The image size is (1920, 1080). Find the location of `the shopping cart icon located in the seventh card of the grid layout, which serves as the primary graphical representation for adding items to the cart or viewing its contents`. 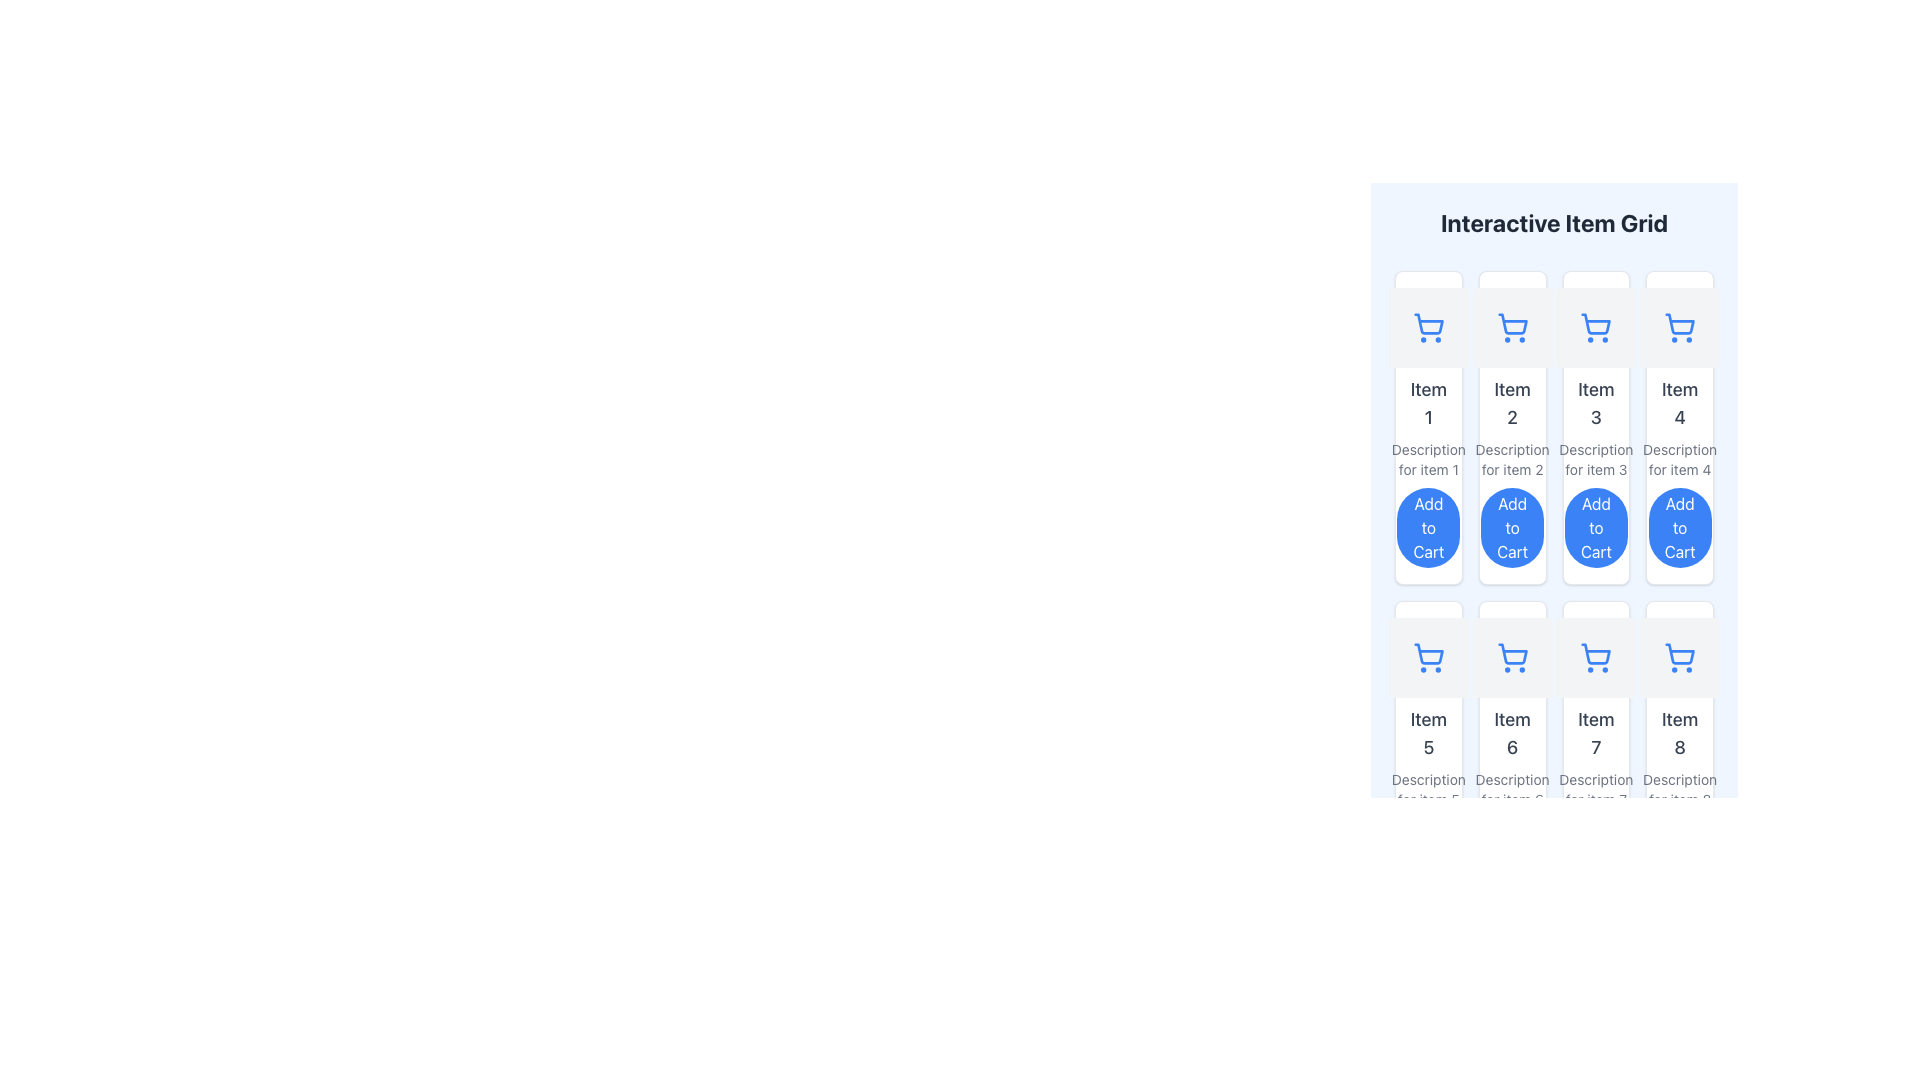

the shopping cart icon located in the seventh card of the grid layout, which serves as the primary graphical representation for adding items to the cart or viewing its contents is located at coordinates (1595, 658).